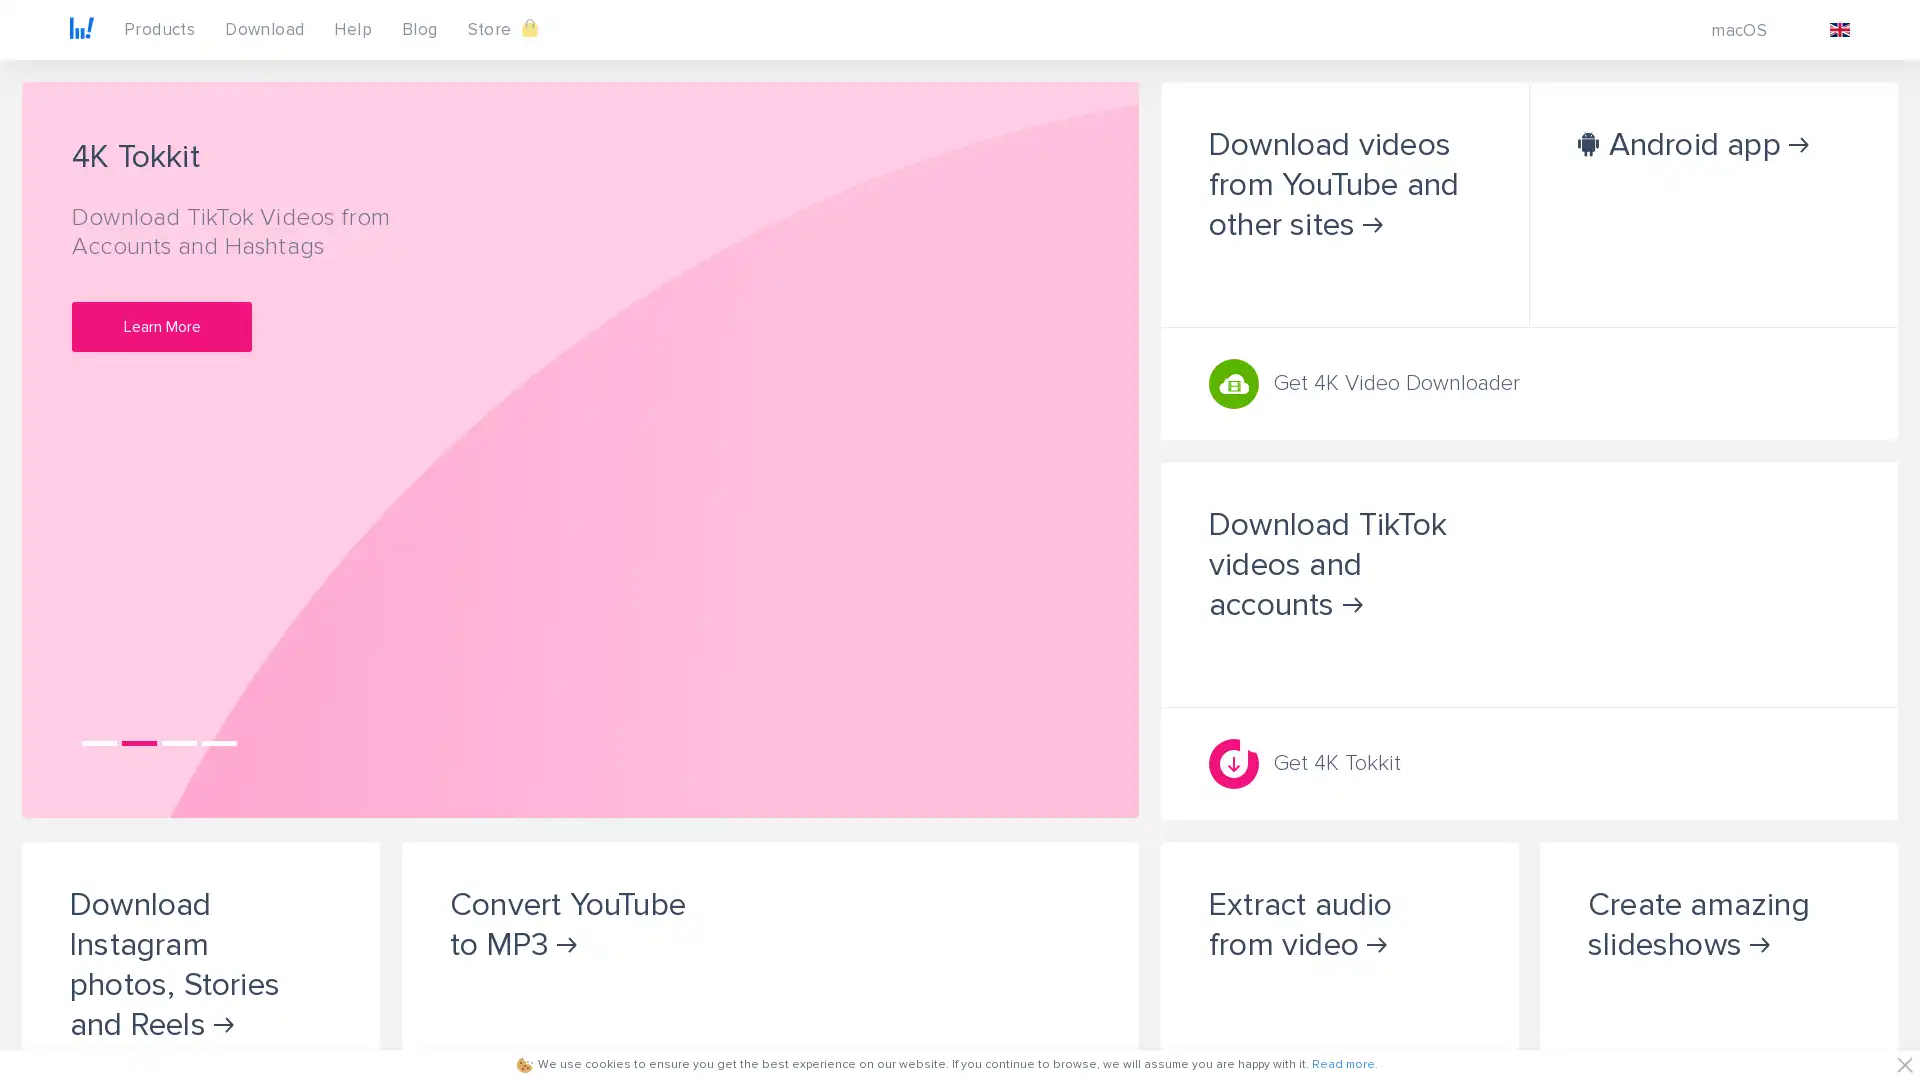  Describe the element at coordinates (360, 556) in the screenshot. I see `Validate email` at that location.